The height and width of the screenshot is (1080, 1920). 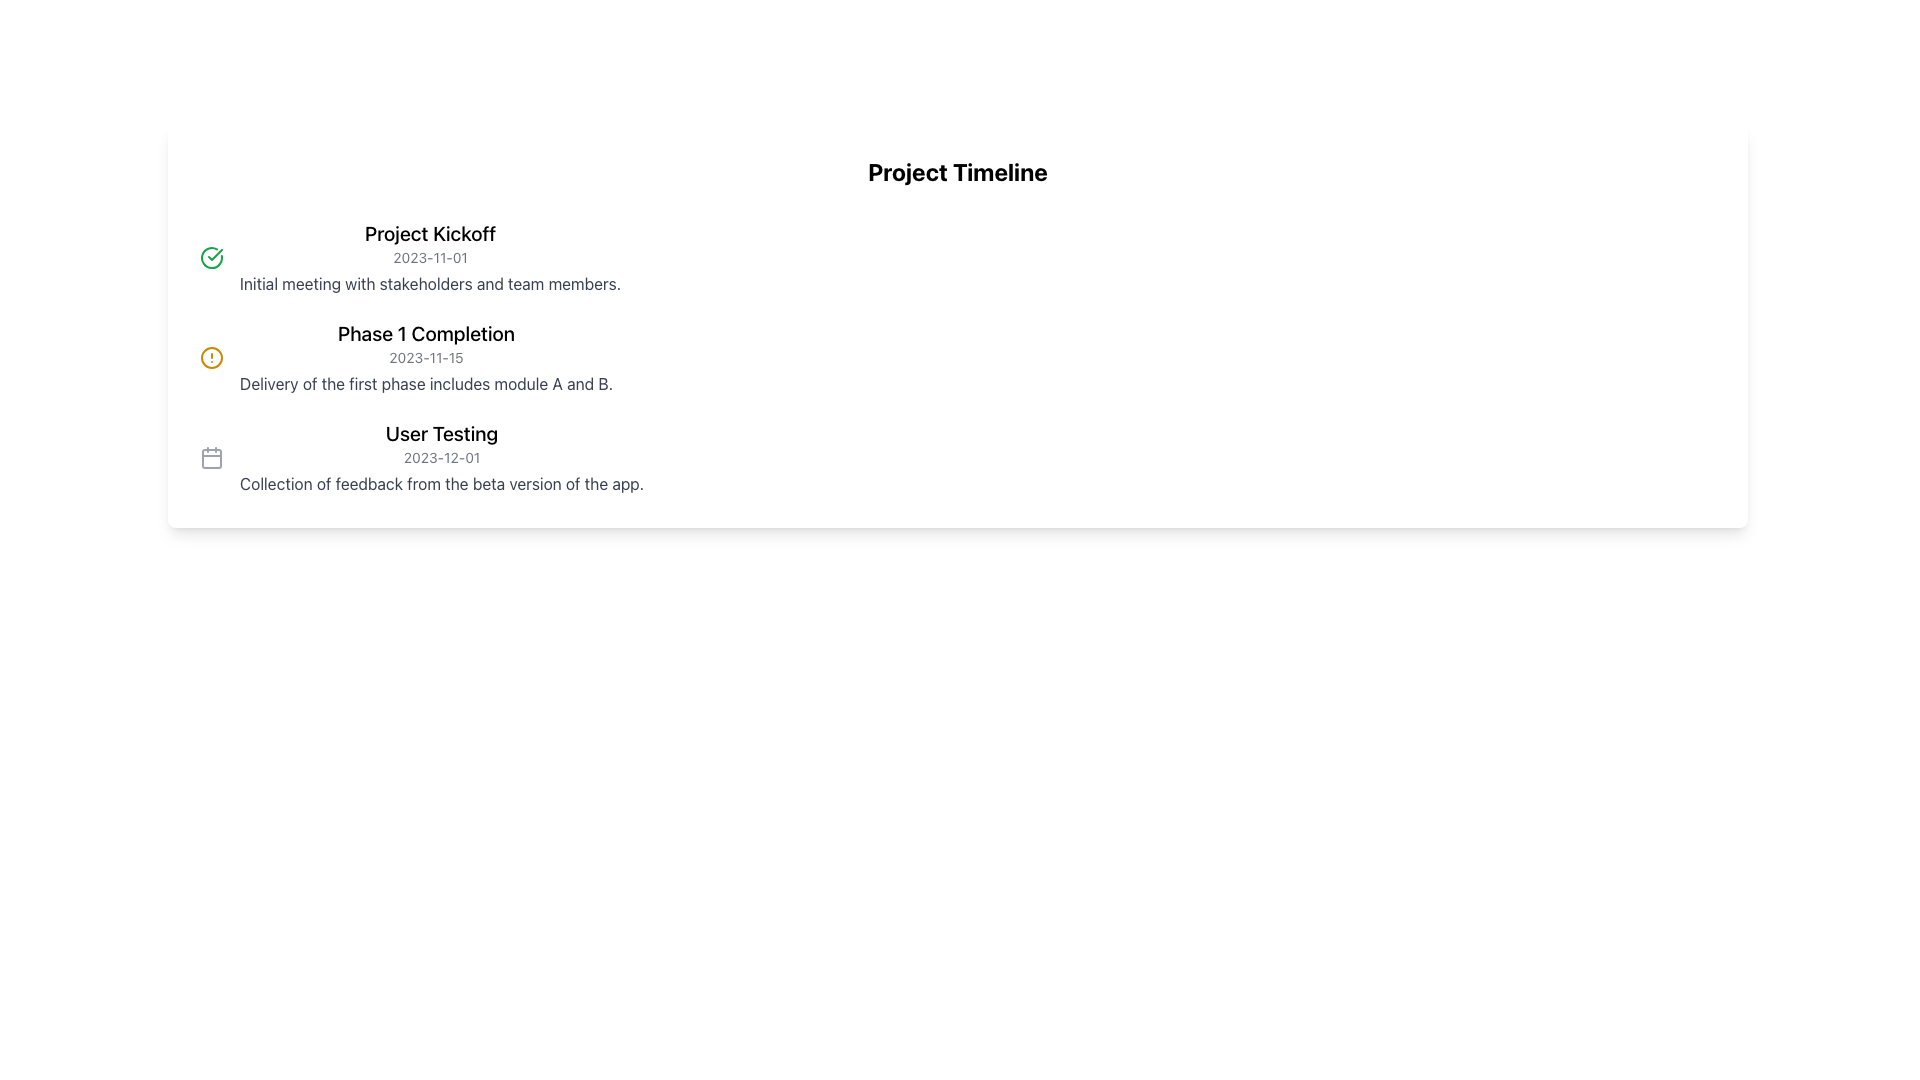 I want to click on date text displayed below the title 'Project Kickoff' in the timeline layout, so click(x=429, y=257).